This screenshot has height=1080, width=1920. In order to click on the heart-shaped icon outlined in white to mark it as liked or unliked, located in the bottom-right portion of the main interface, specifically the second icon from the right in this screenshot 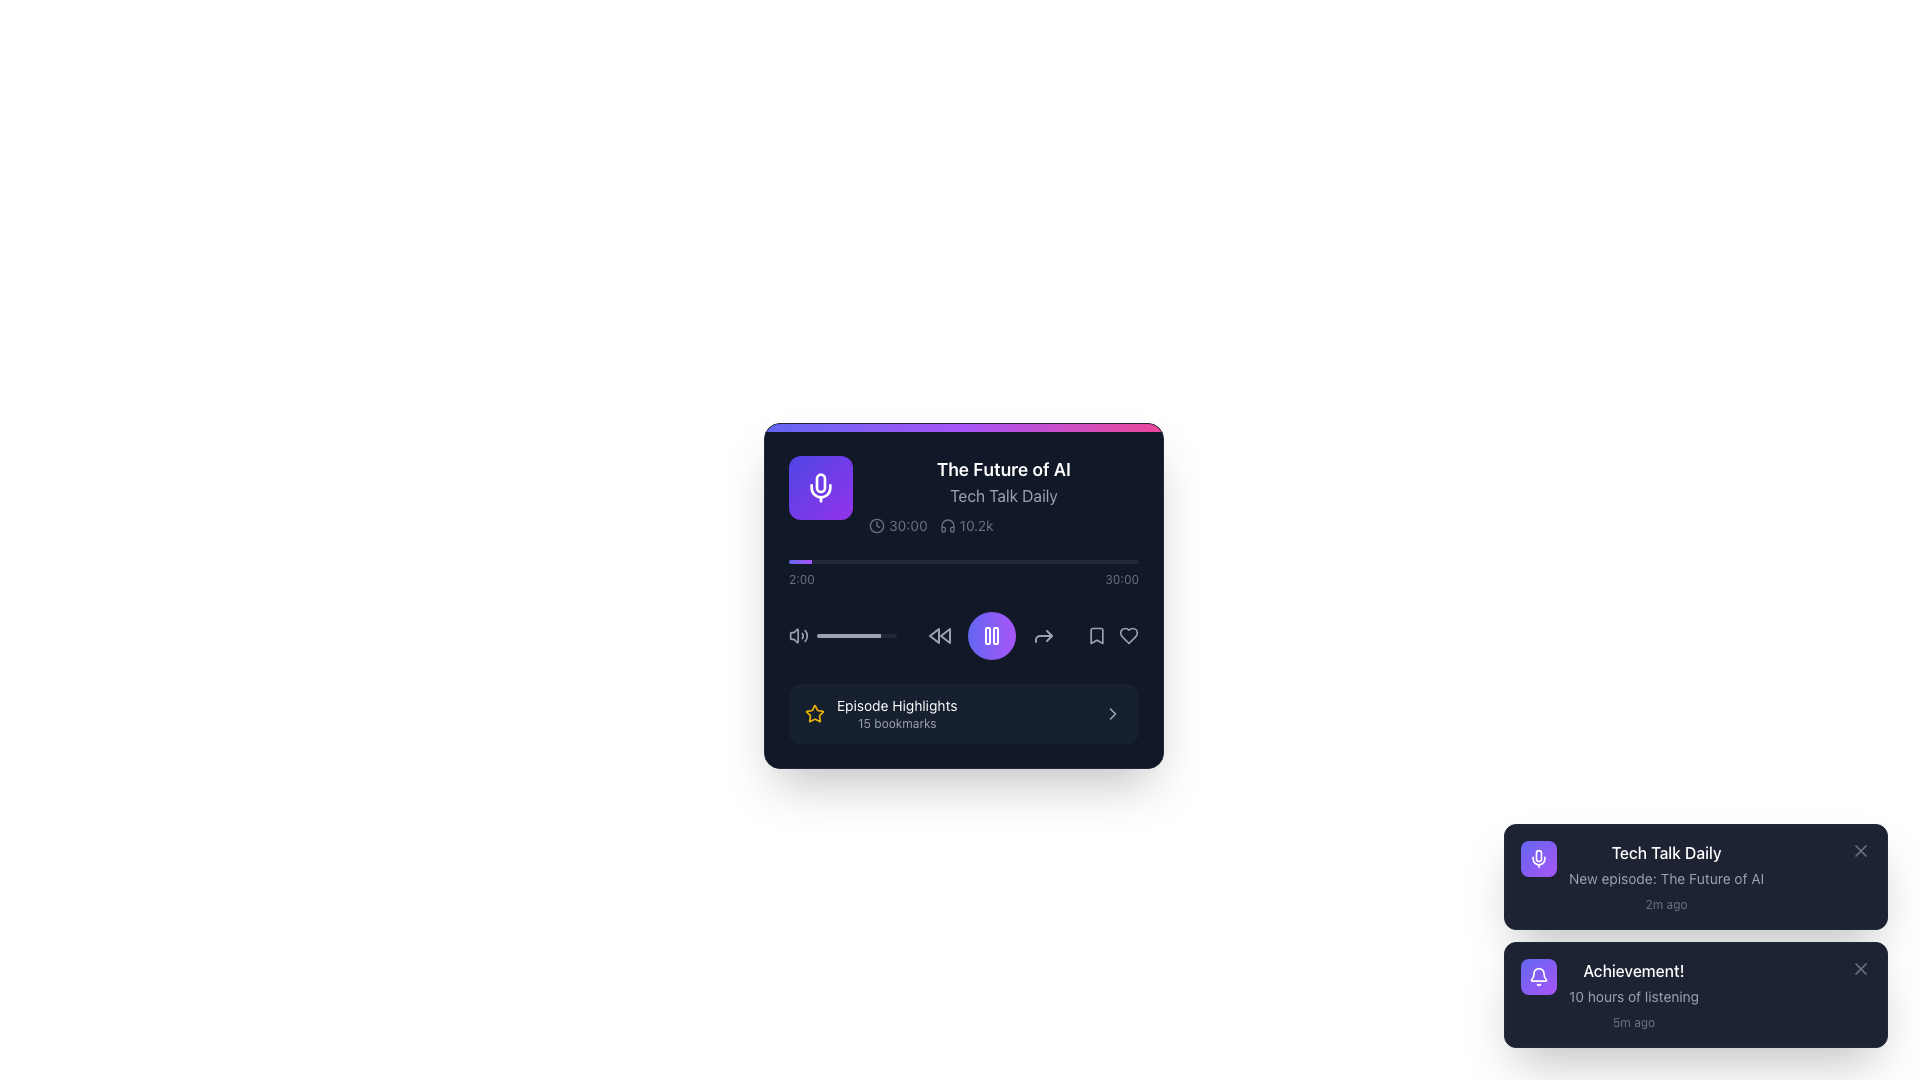, I will do `click(1128, 636)`.